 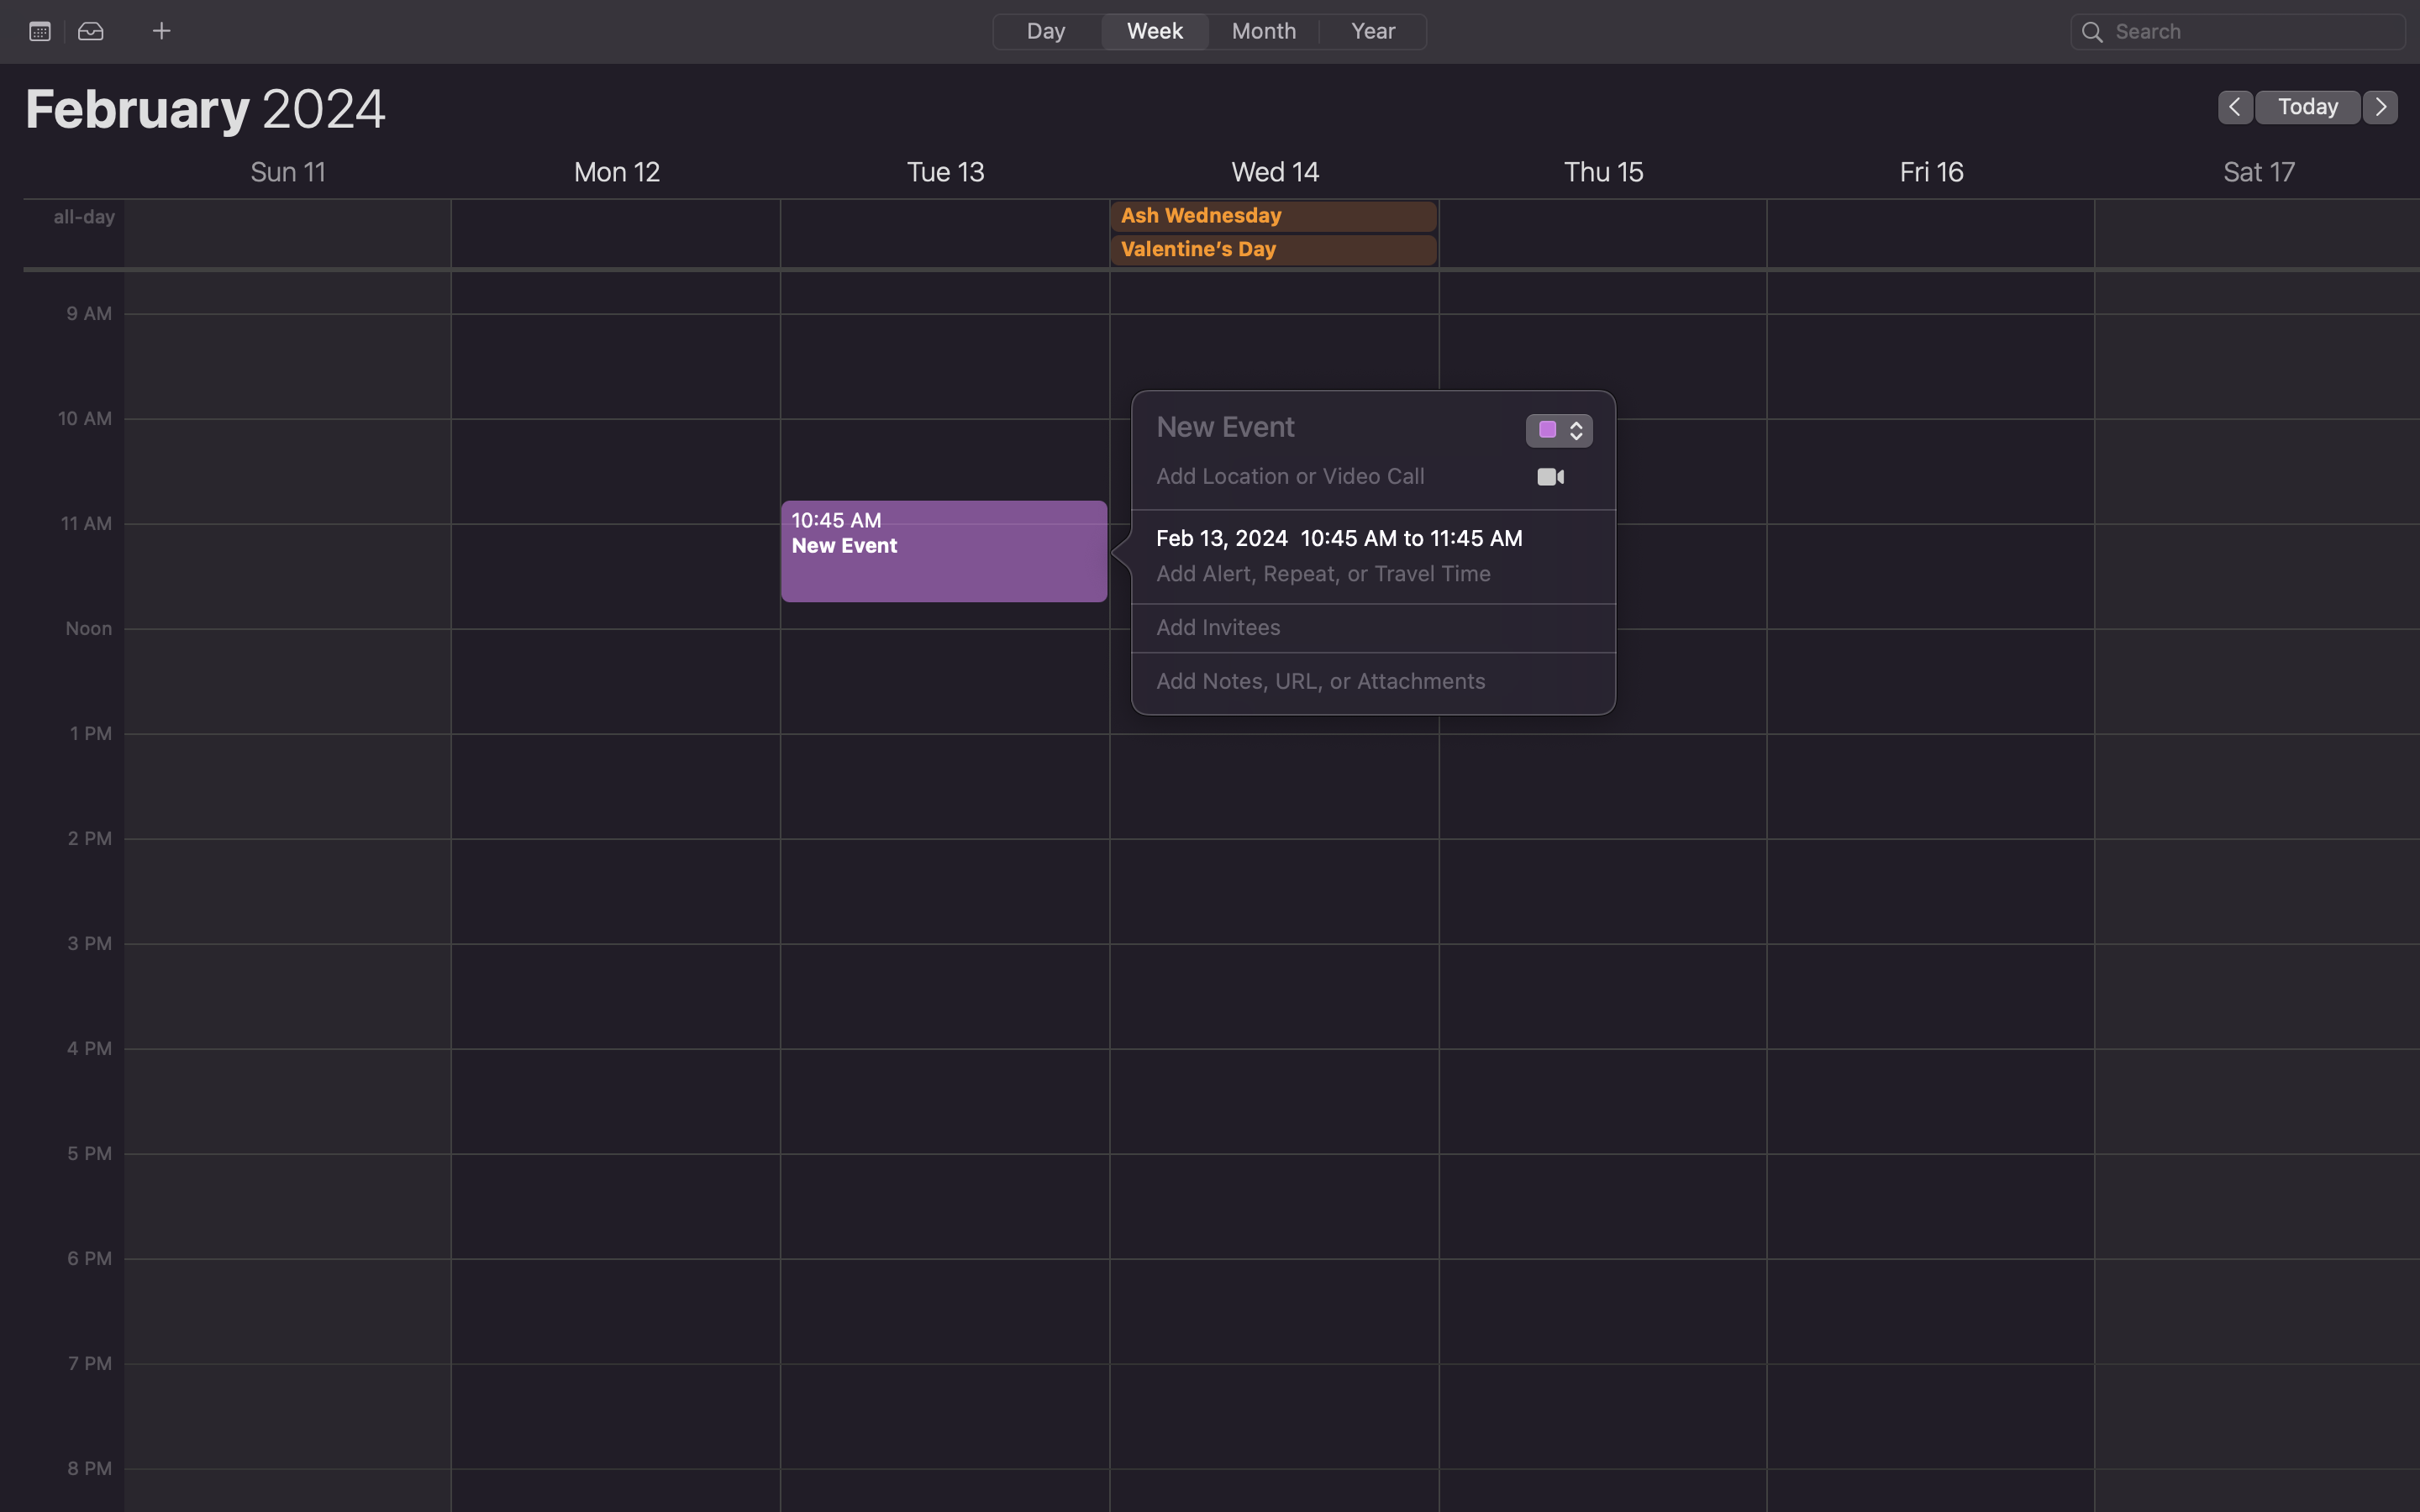 I want to click on the event type to "Birthday Party", so click(x=1545, y=433).